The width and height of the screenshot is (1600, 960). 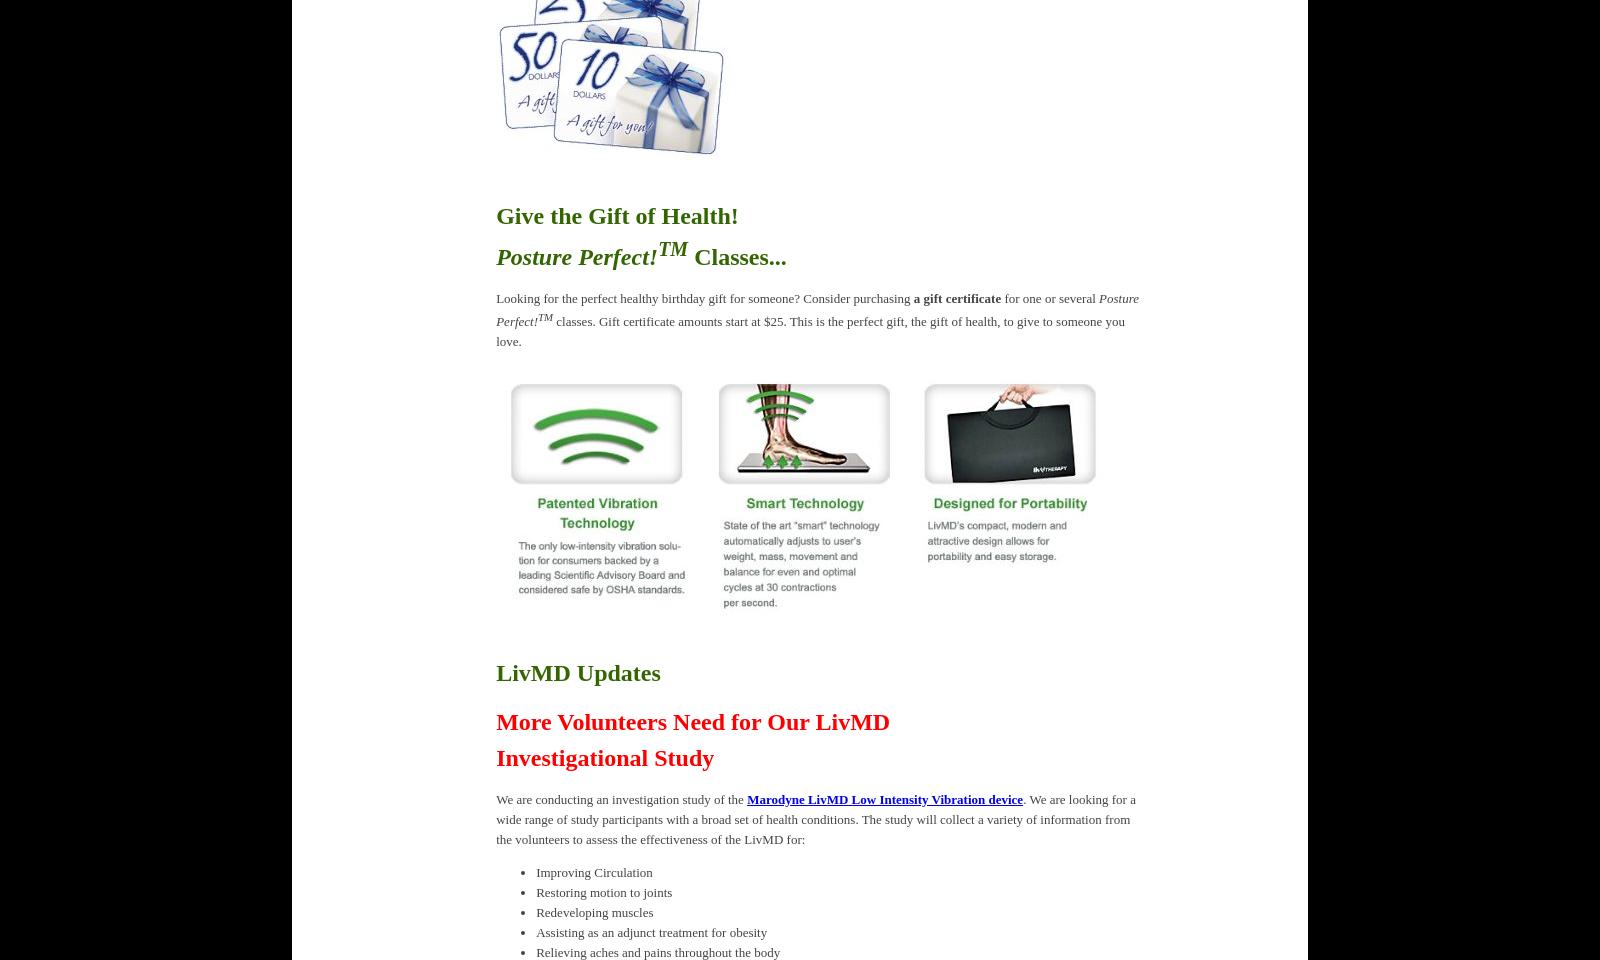 What do you see at coordinates (1049, 296) in the screenshot?
I see `'for one or several'` at bounding box center [1049, 296].